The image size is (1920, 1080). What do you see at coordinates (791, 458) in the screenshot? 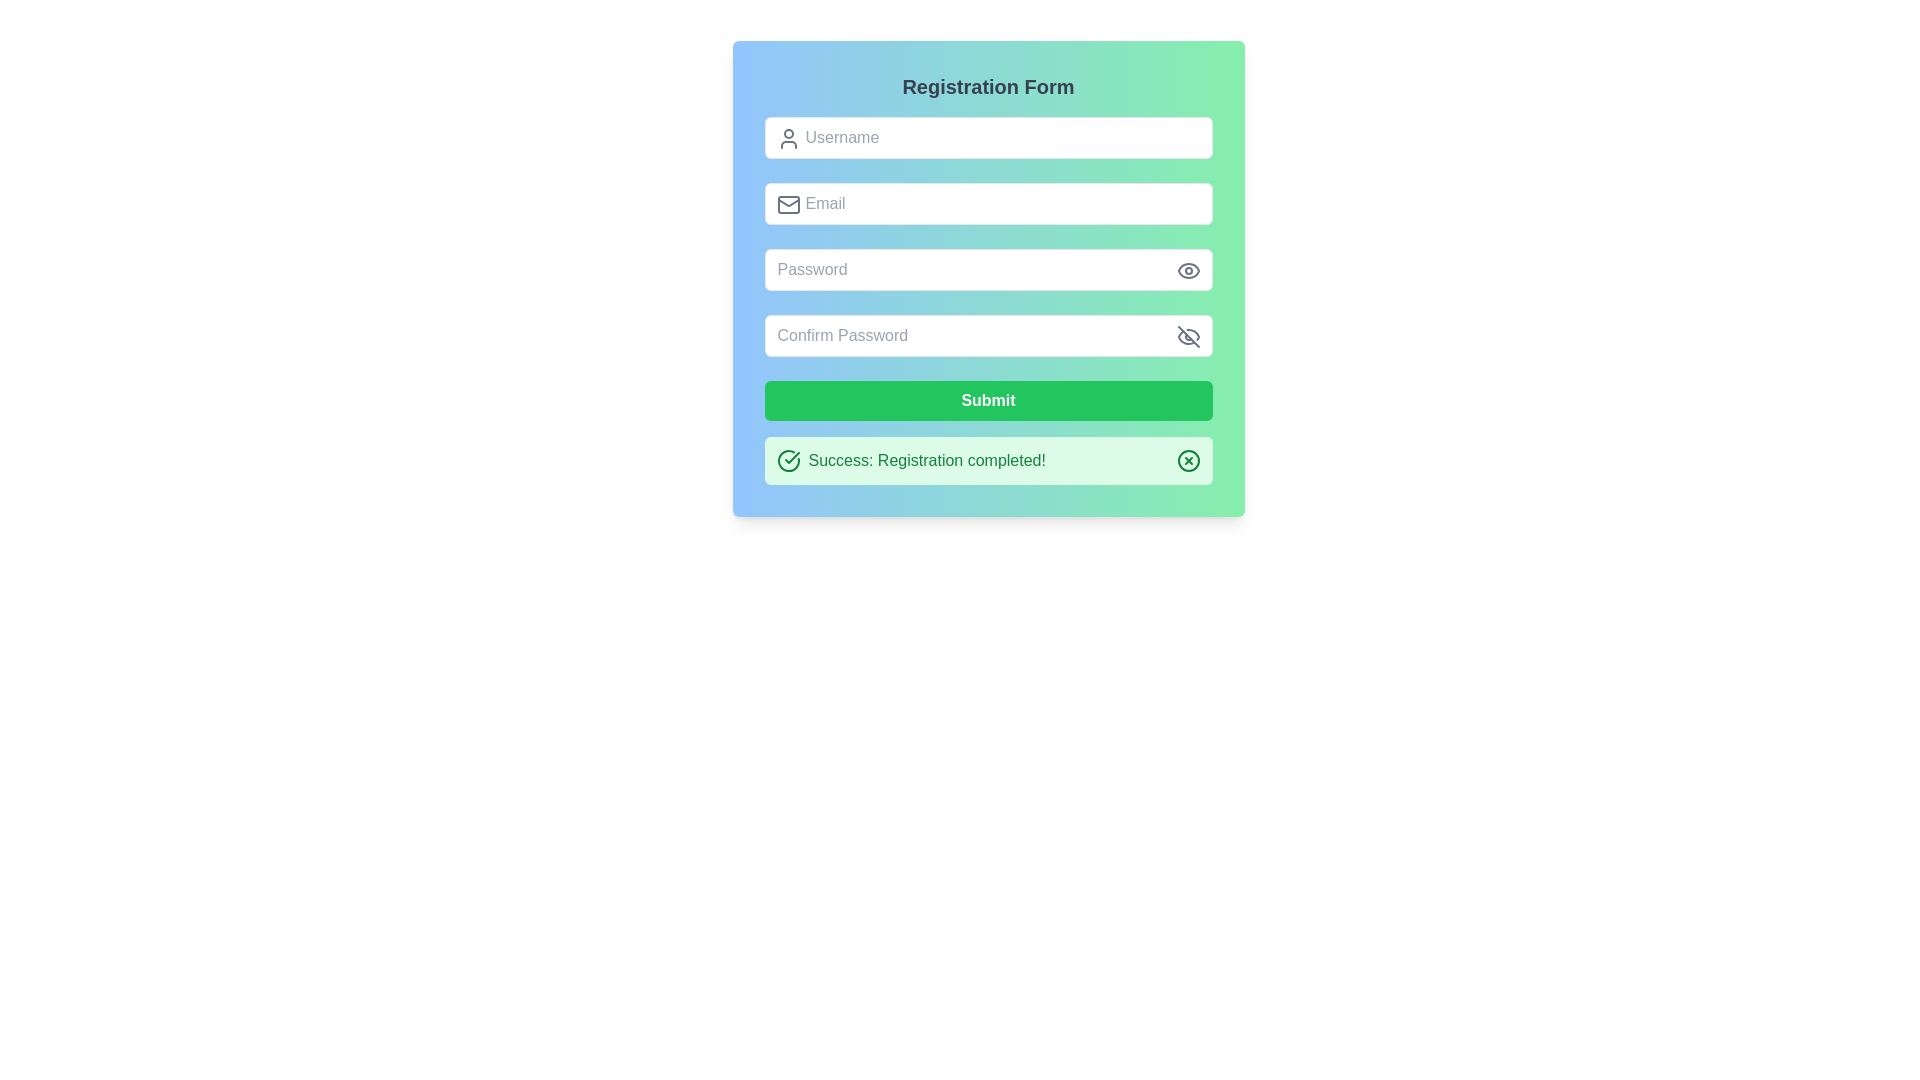
I see `the graphical icon indicating a successful operation, which is positioned to the left of the success message 'Success: Registration completed!' in the notification area` at bounding box center [791, 458].